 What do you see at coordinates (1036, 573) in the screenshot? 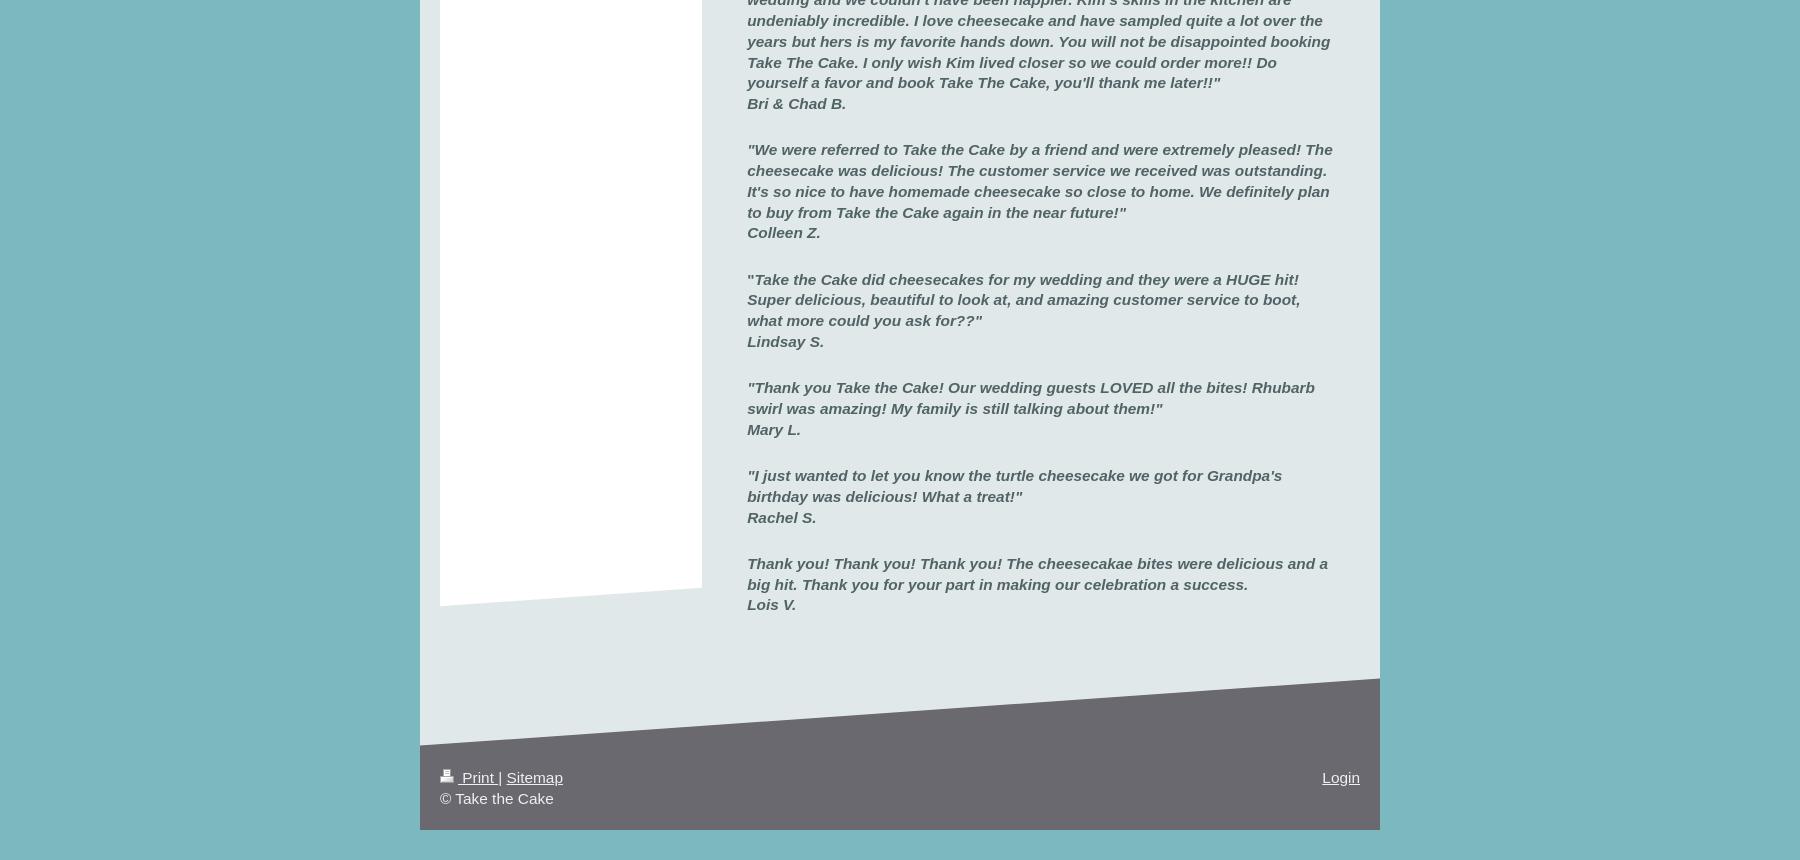
I see `'Thank you! Thank you! Thank you! The cheesecakae bites were delicious and a big hit. Thank you for your part in making our celebration a success.'` at bounding box center [1036, 573].